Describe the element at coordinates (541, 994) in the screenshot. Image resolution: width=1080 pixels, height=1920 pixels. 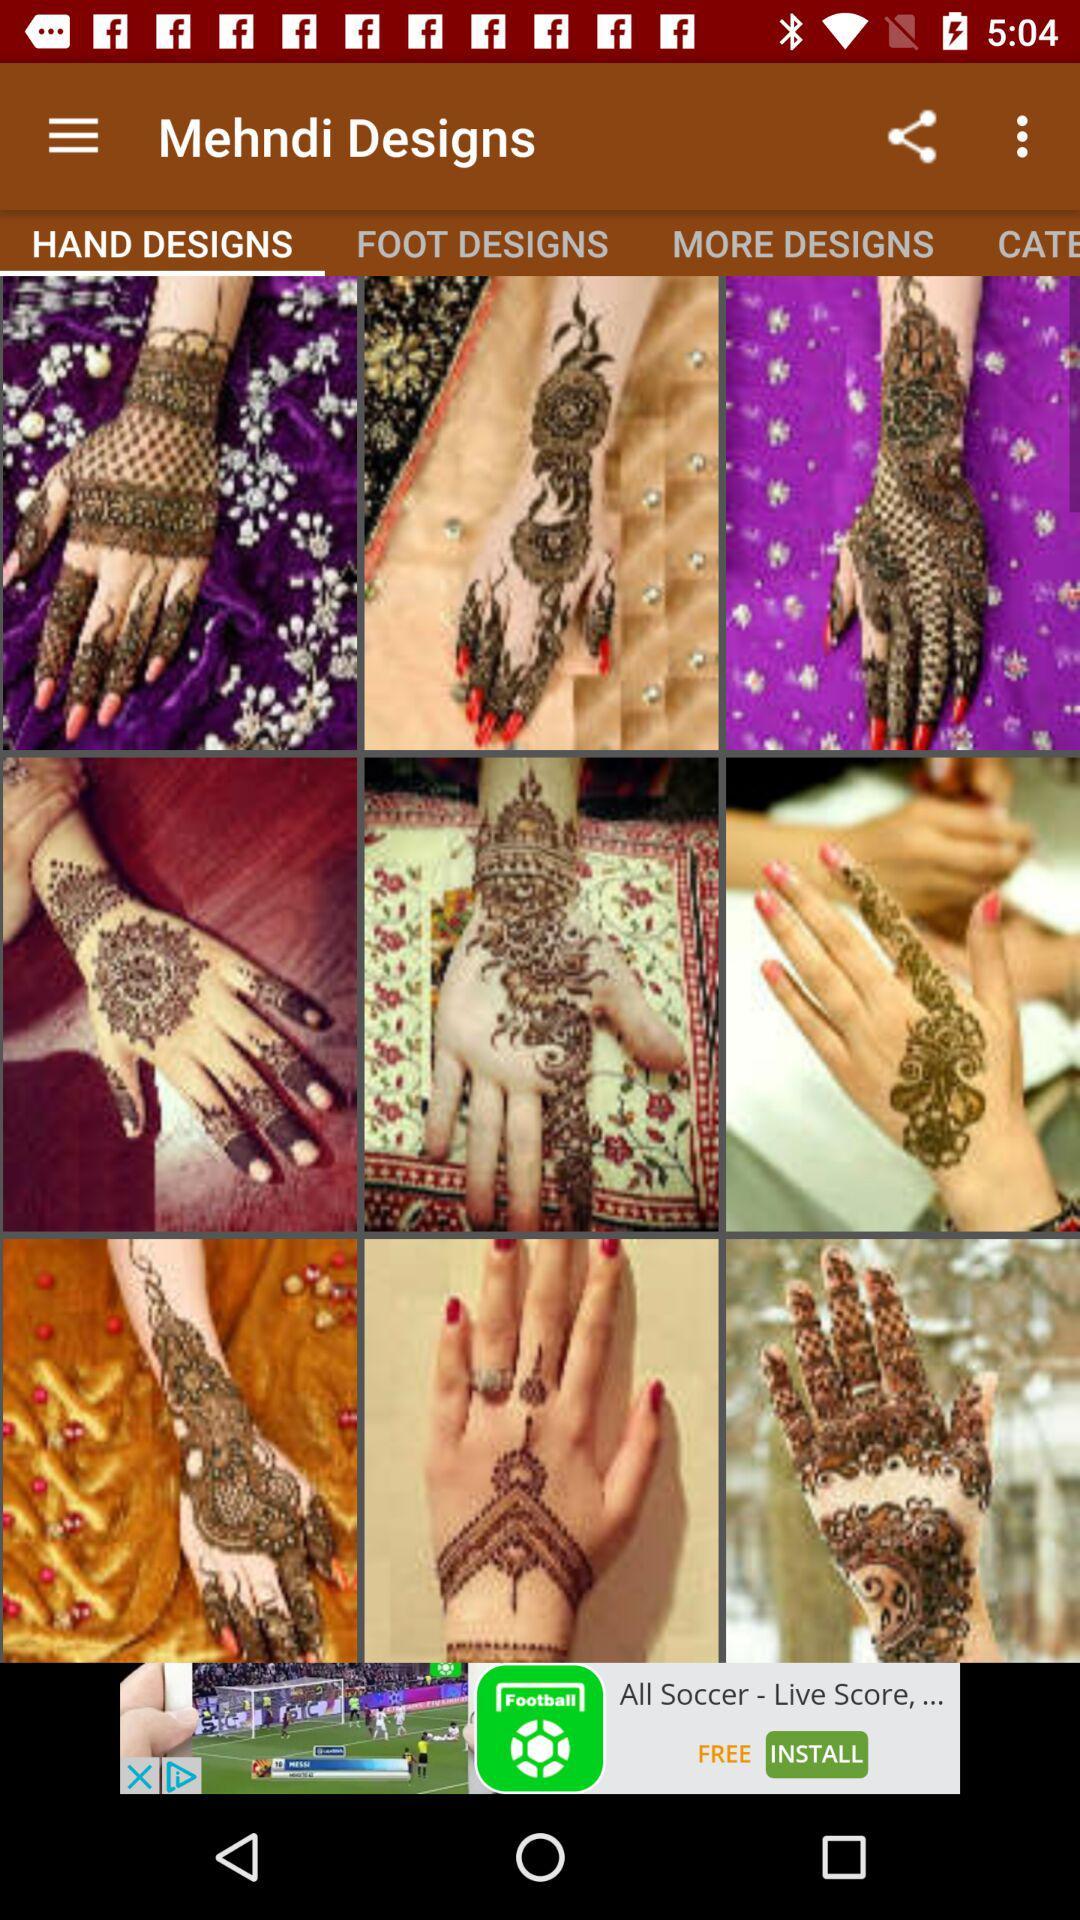
I see `pictures` at that location.